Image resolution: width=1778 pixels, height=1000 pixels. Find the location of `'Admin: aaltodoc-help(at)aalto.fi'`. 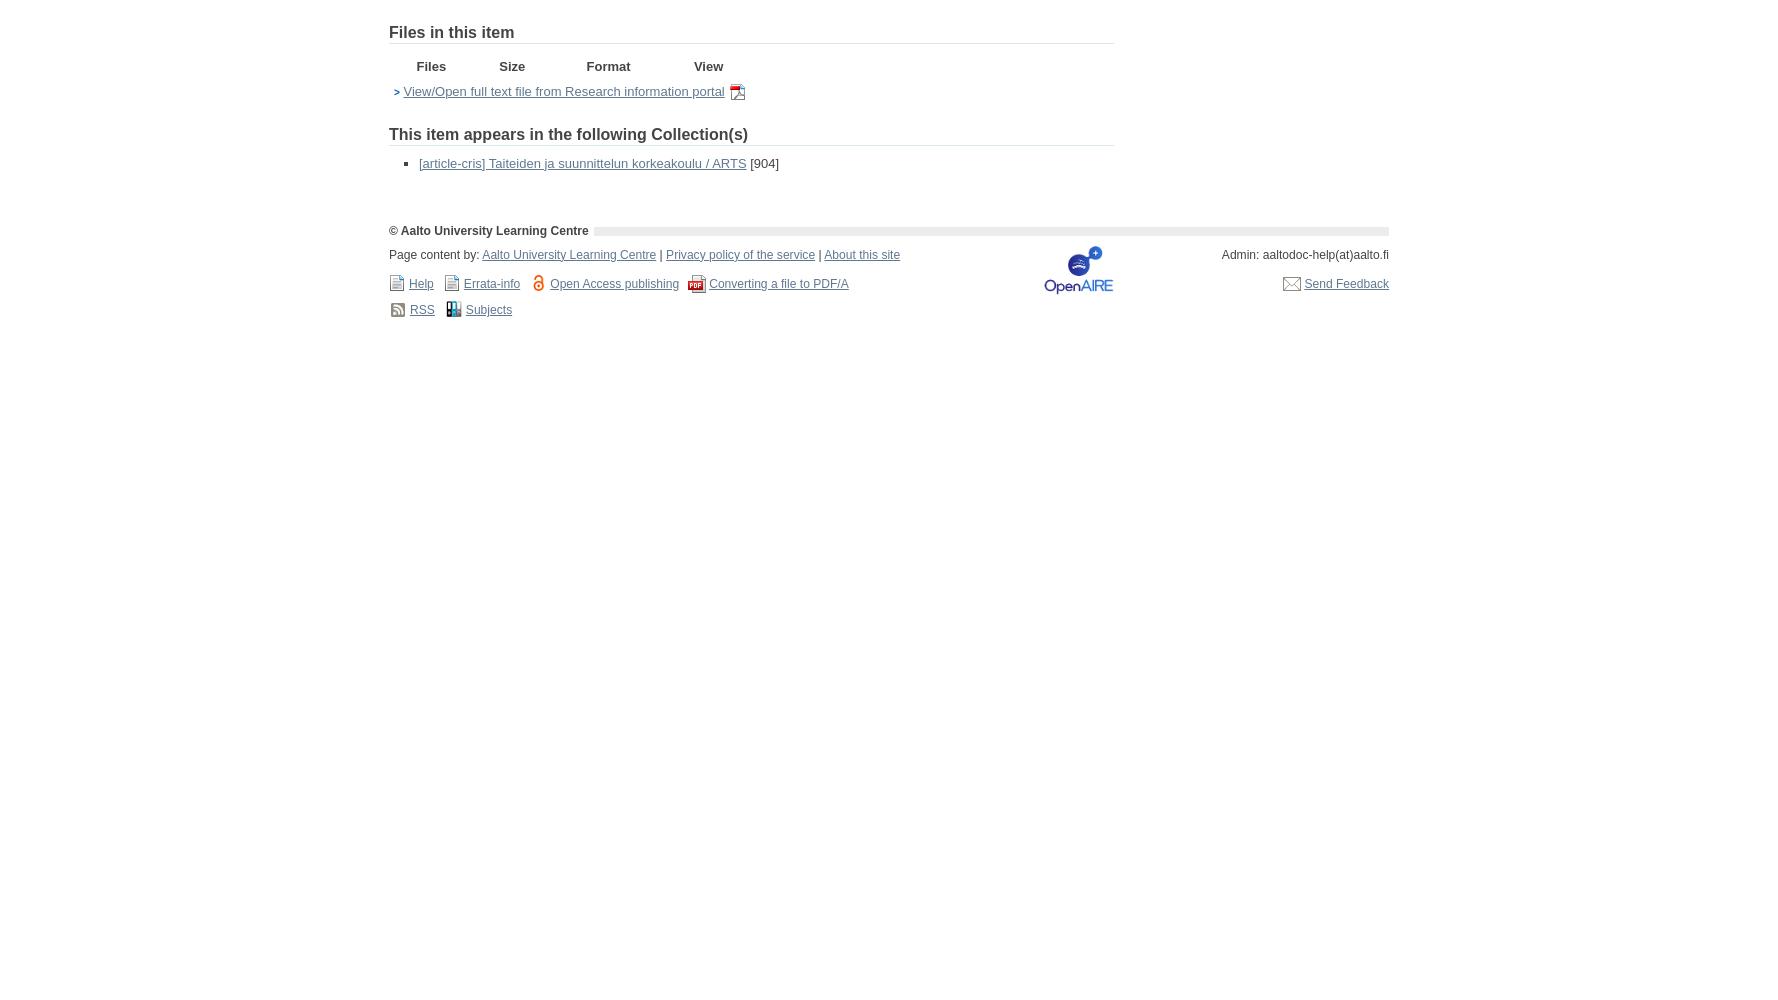

'Admin: aaltodoc-help(at)aalto.fi' is located at coordinates (1305, 254).